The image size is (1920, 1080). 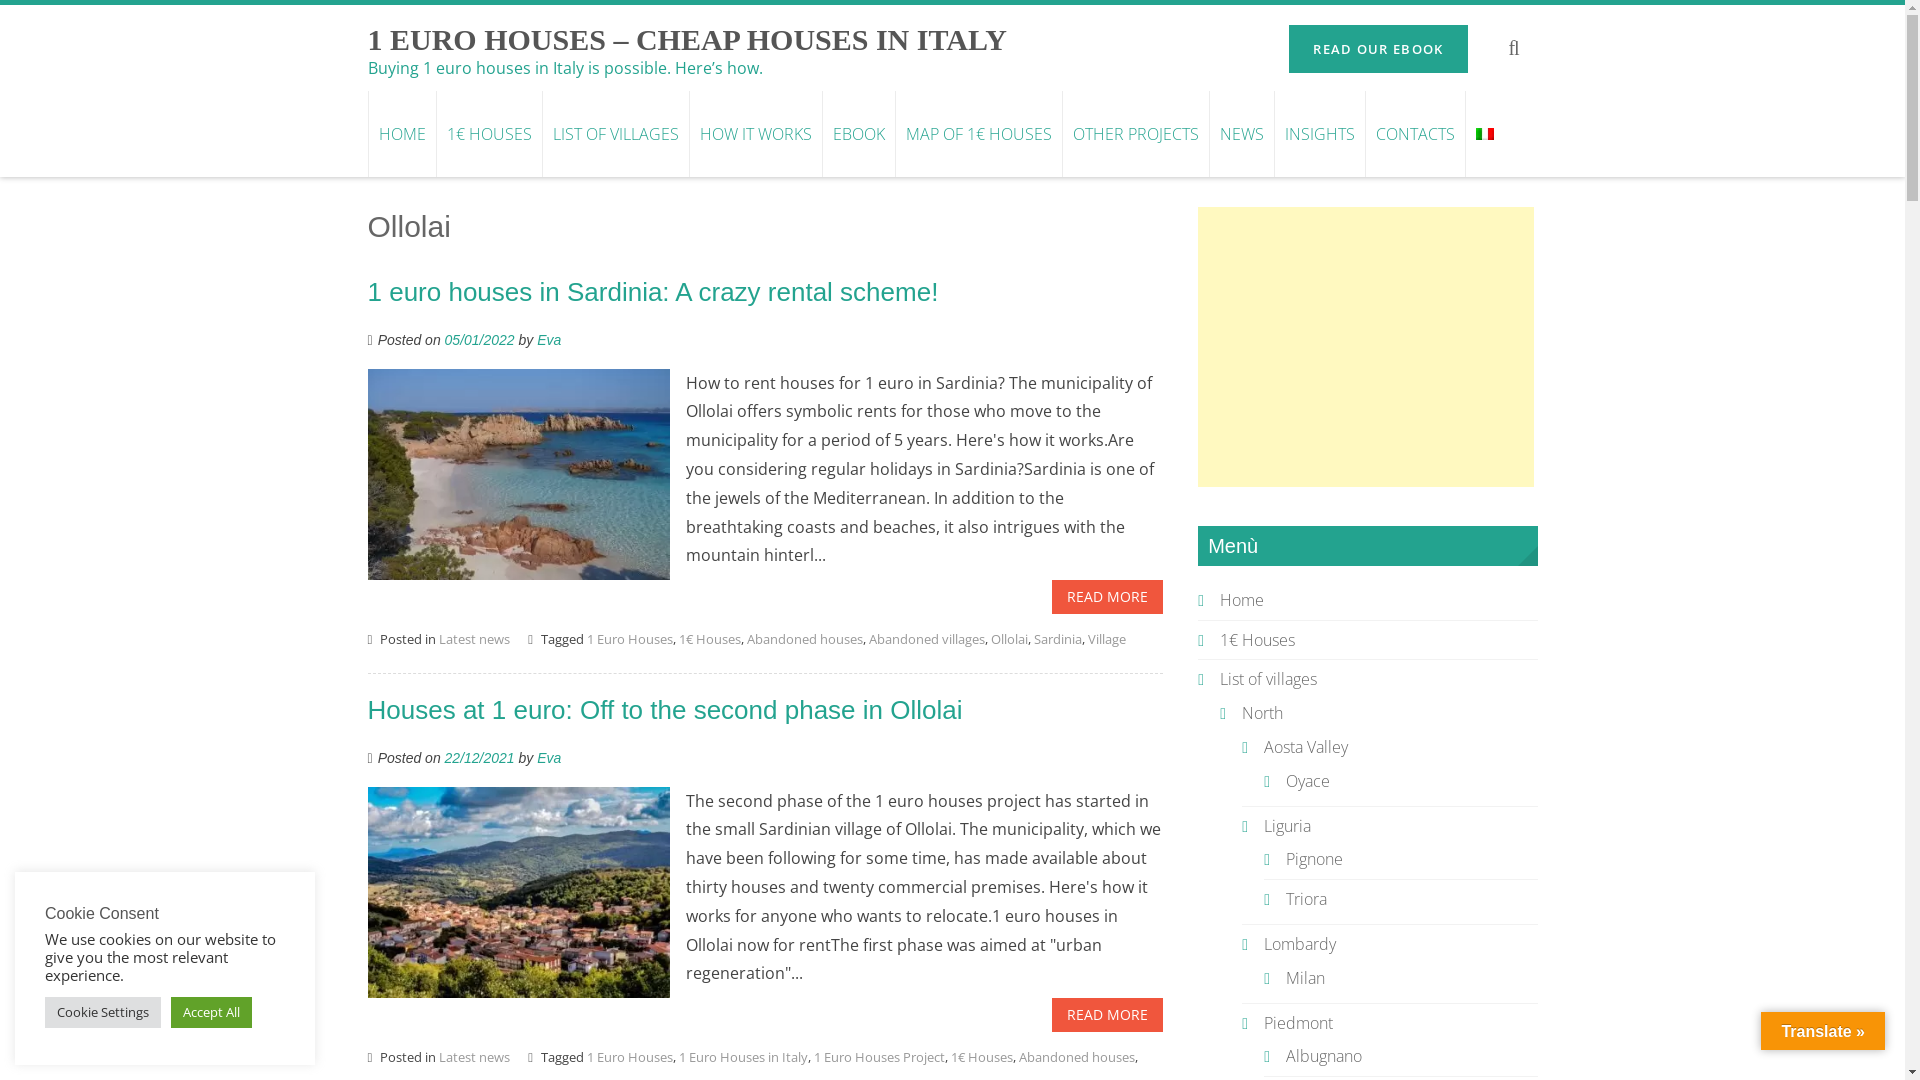 What do you see at coordinates (1009, 639) in the screenshot?
I see `'Ollolai'` at bounding box center [1009, 639].